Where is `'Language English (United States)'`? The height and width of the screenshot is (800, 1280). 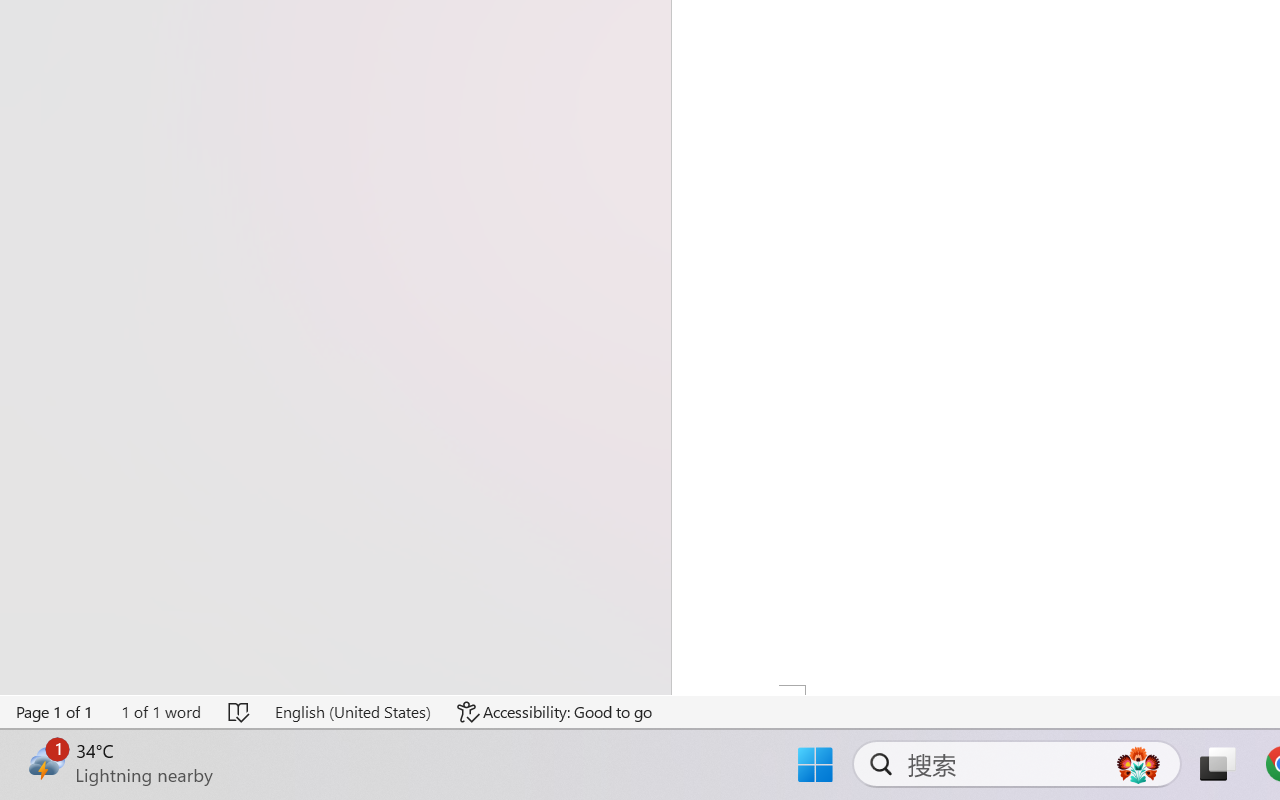
'Language English (United States)' is located at coordinates (352, 711).